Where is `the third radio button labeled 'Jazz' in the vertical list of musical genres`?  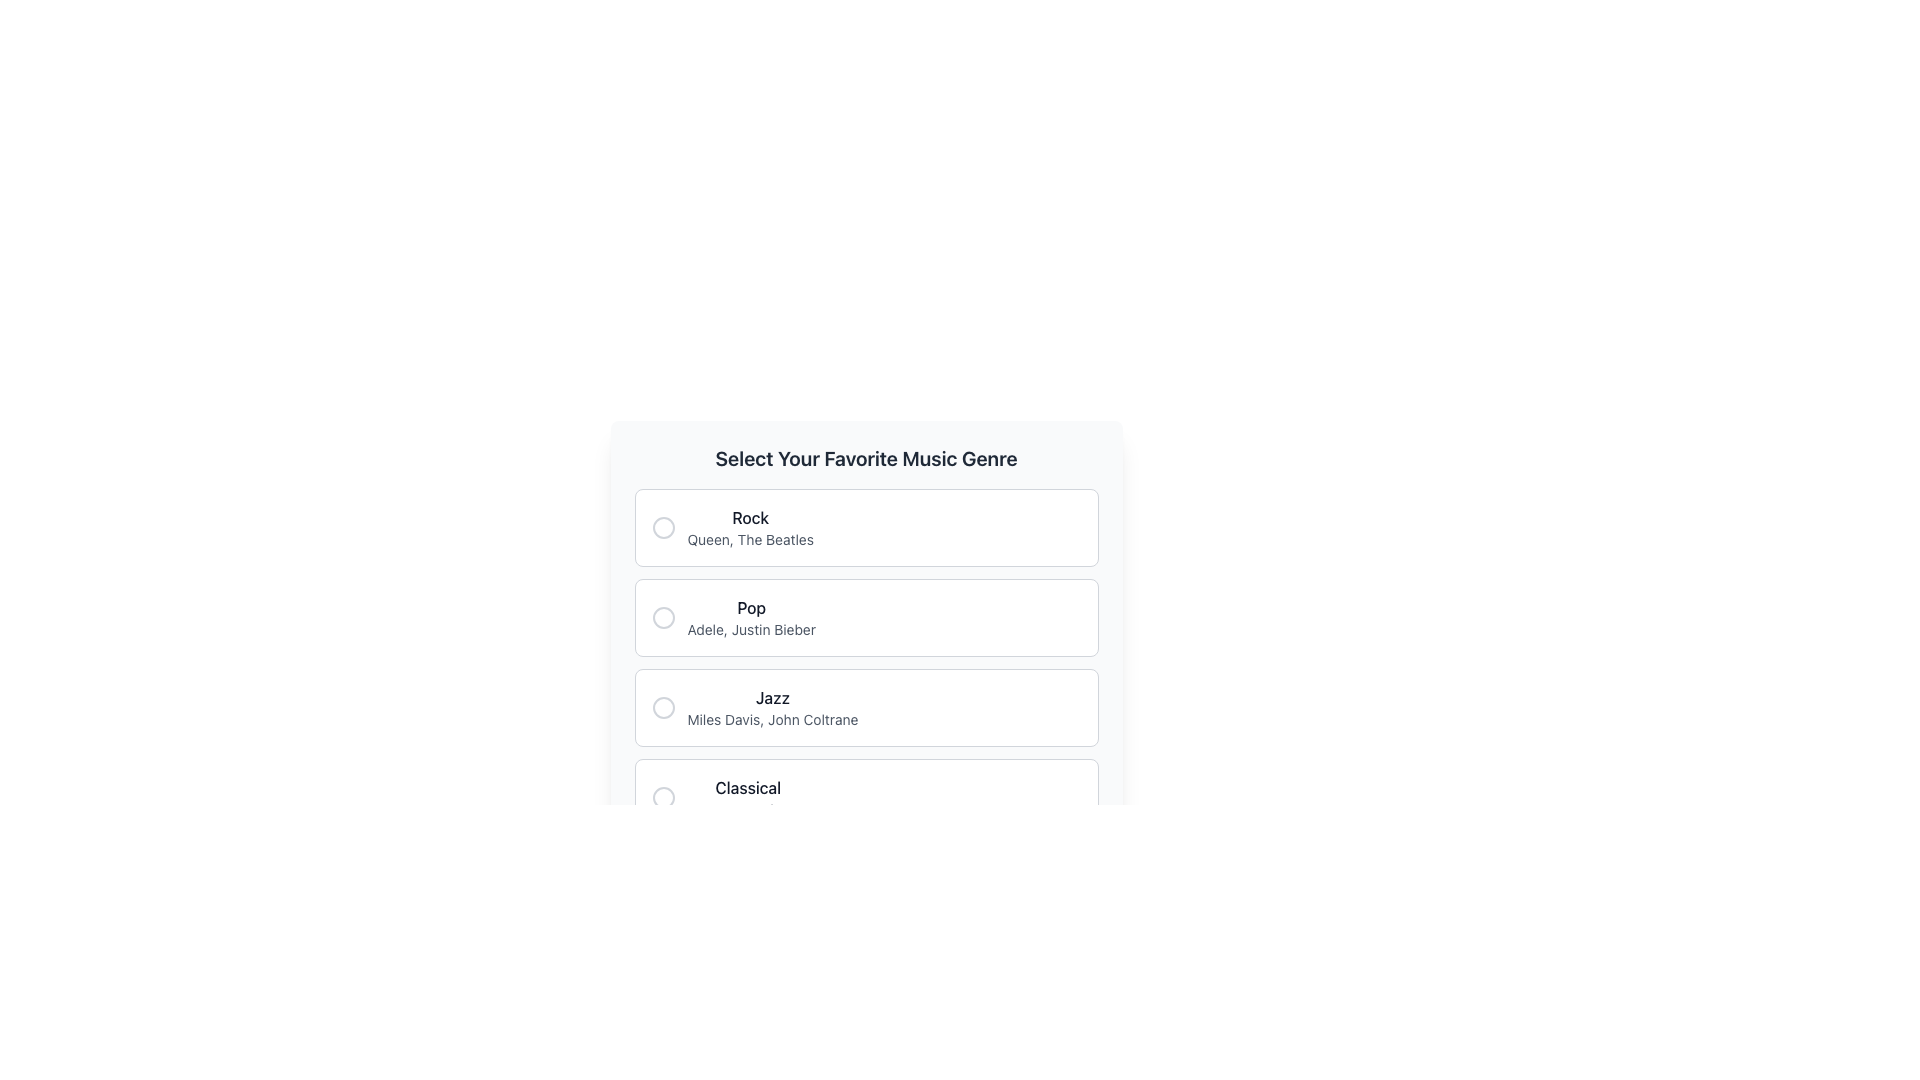
the third radio button labeled 'Jazz' in the vertical list of musical genres is located at coordinates (663, 707).